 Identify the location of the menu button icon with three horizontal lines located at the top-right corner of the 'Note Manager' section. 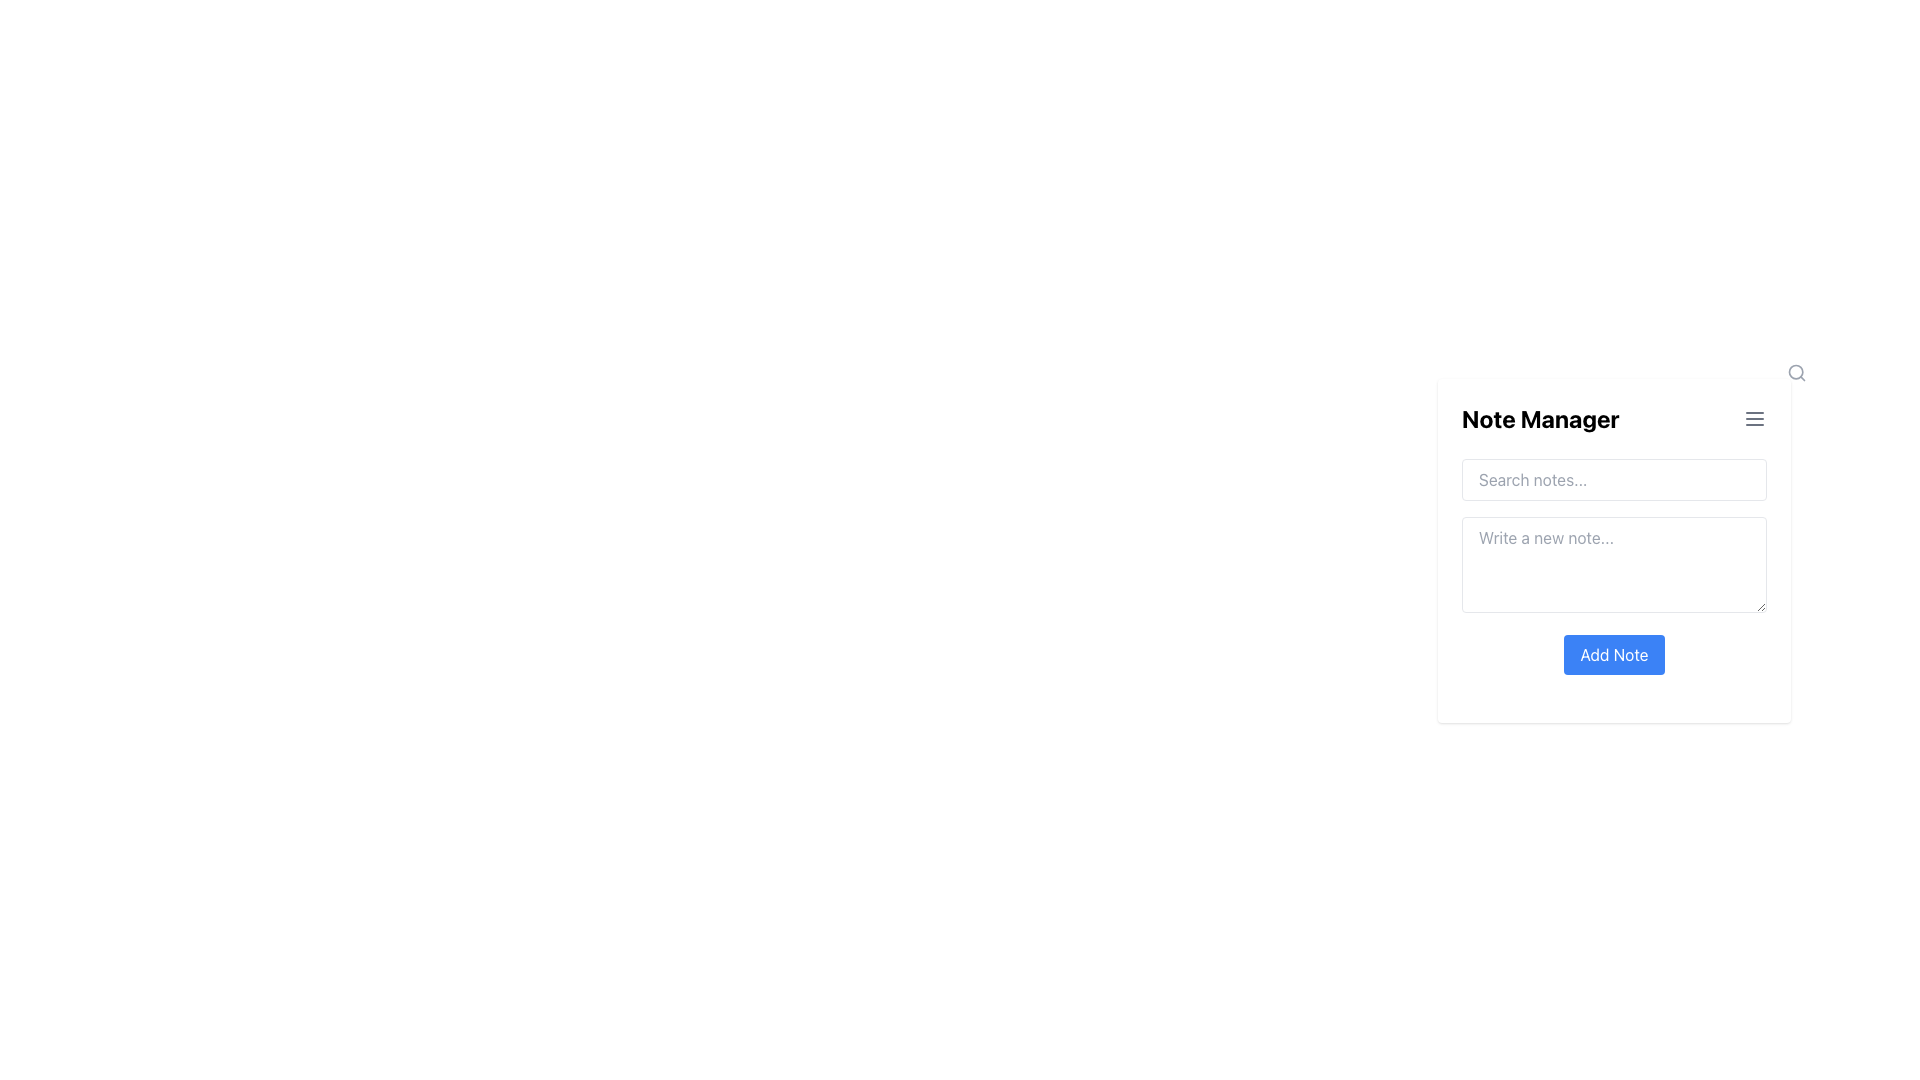
(1754, 418).